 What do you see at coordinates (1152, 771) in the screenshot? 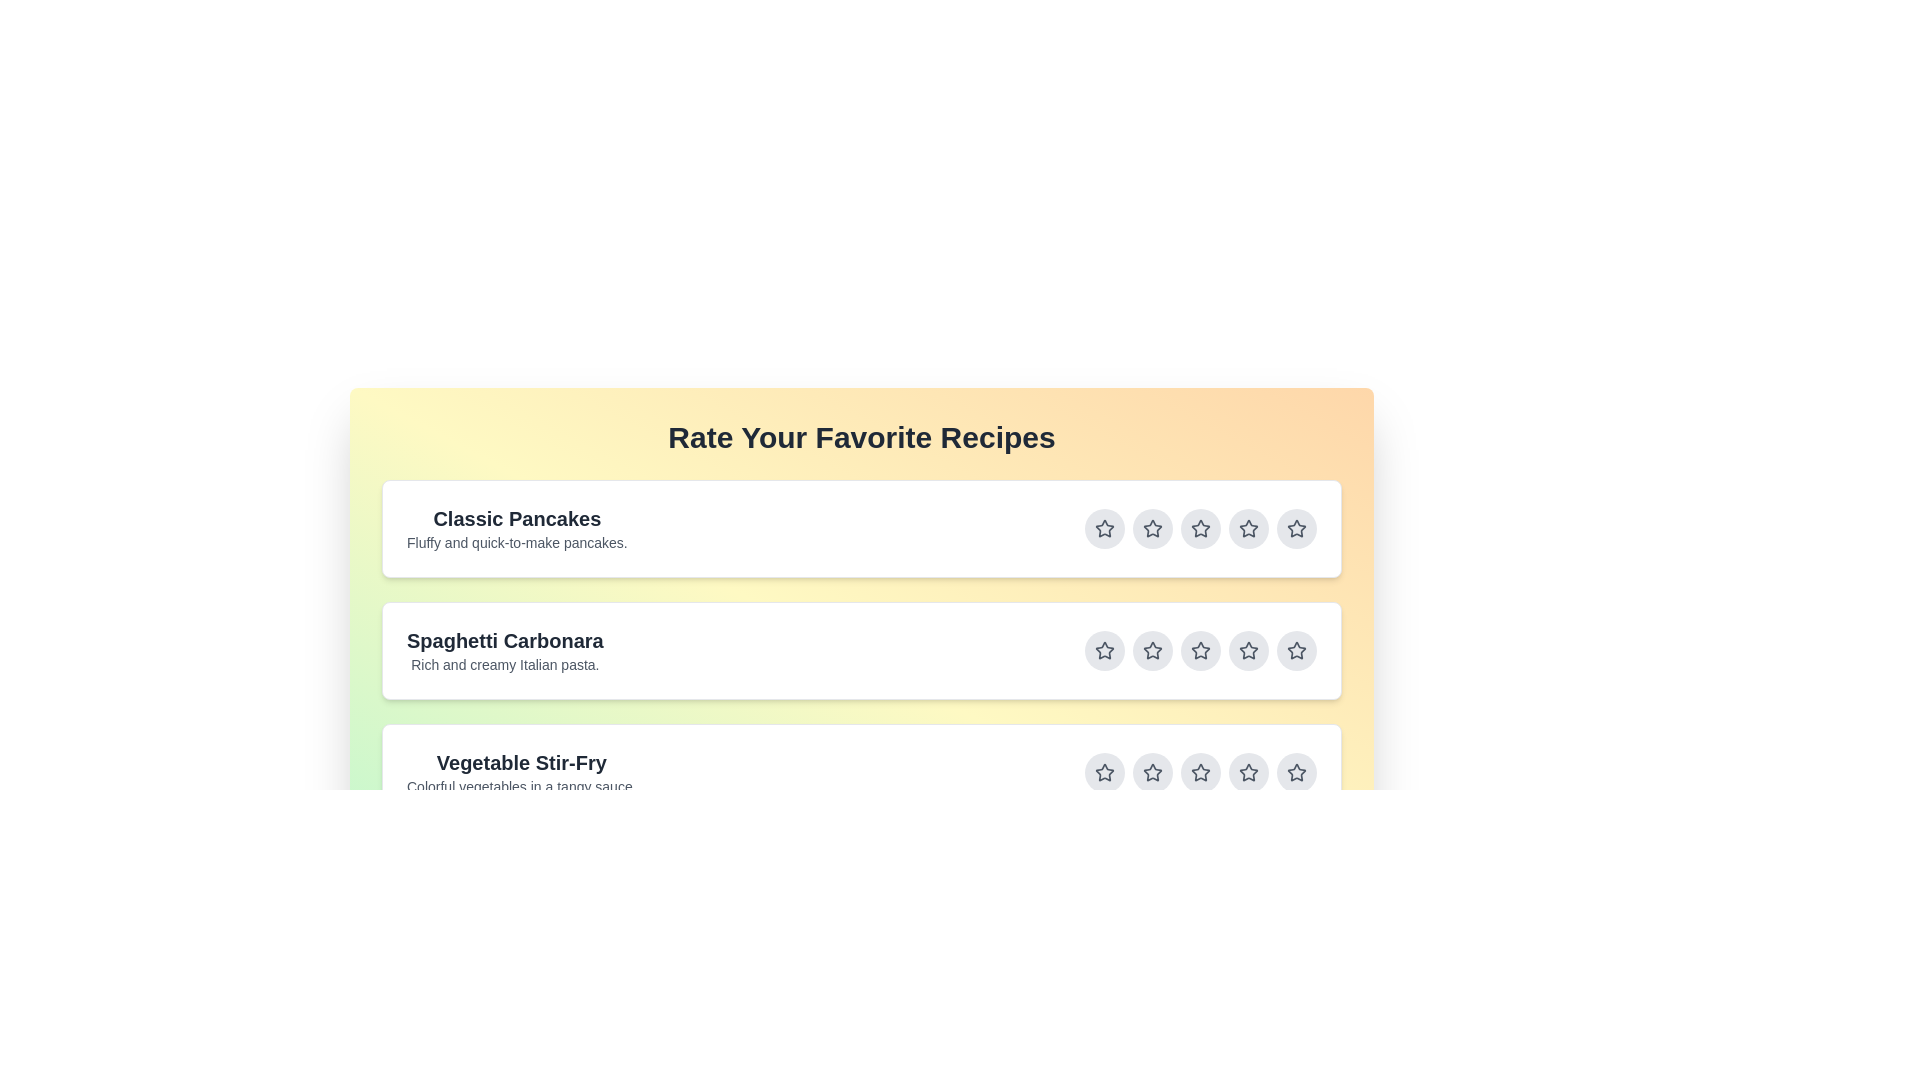
I see `the star button corresponding to 2 stars for the recipe titled Vegetable Stir-Fry` at bounding box center [1152, 771].